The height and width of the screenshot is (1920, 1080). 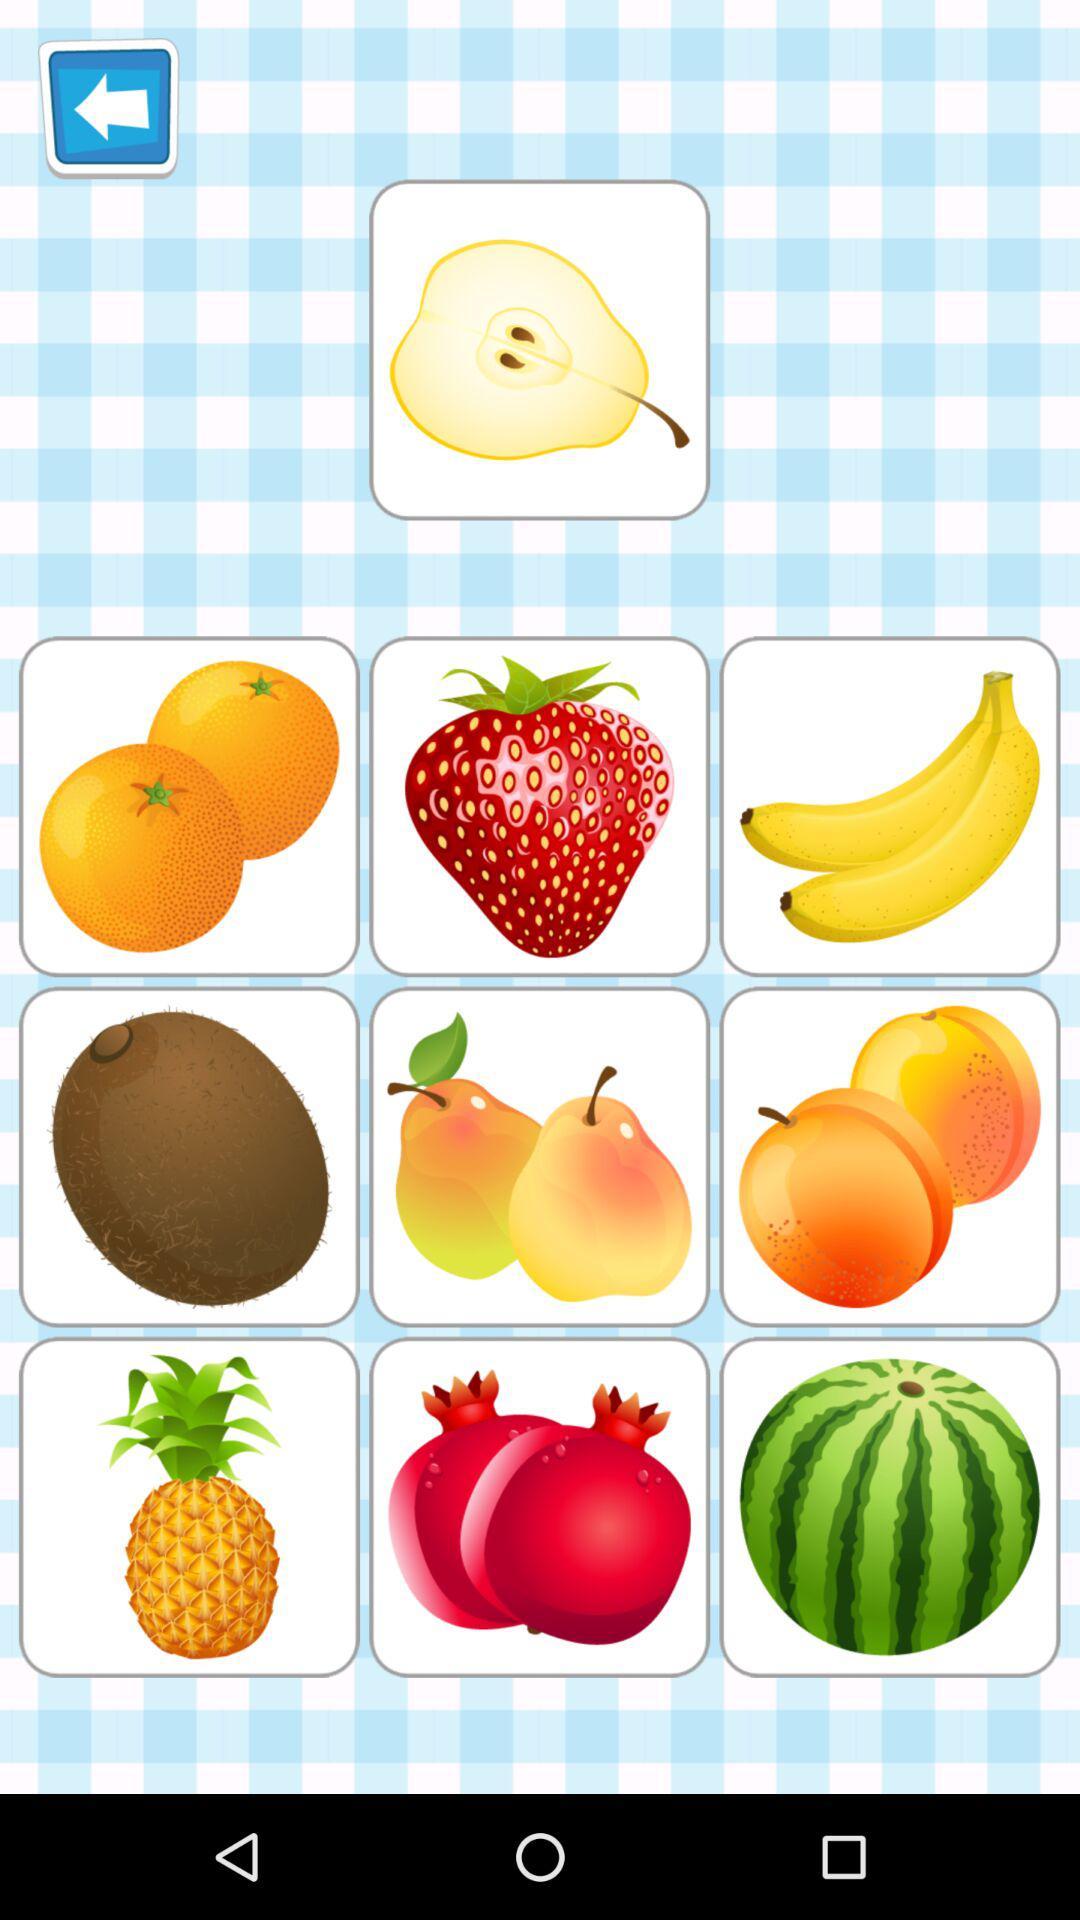 I want to click on selection choice, so click(x=538, y=349).